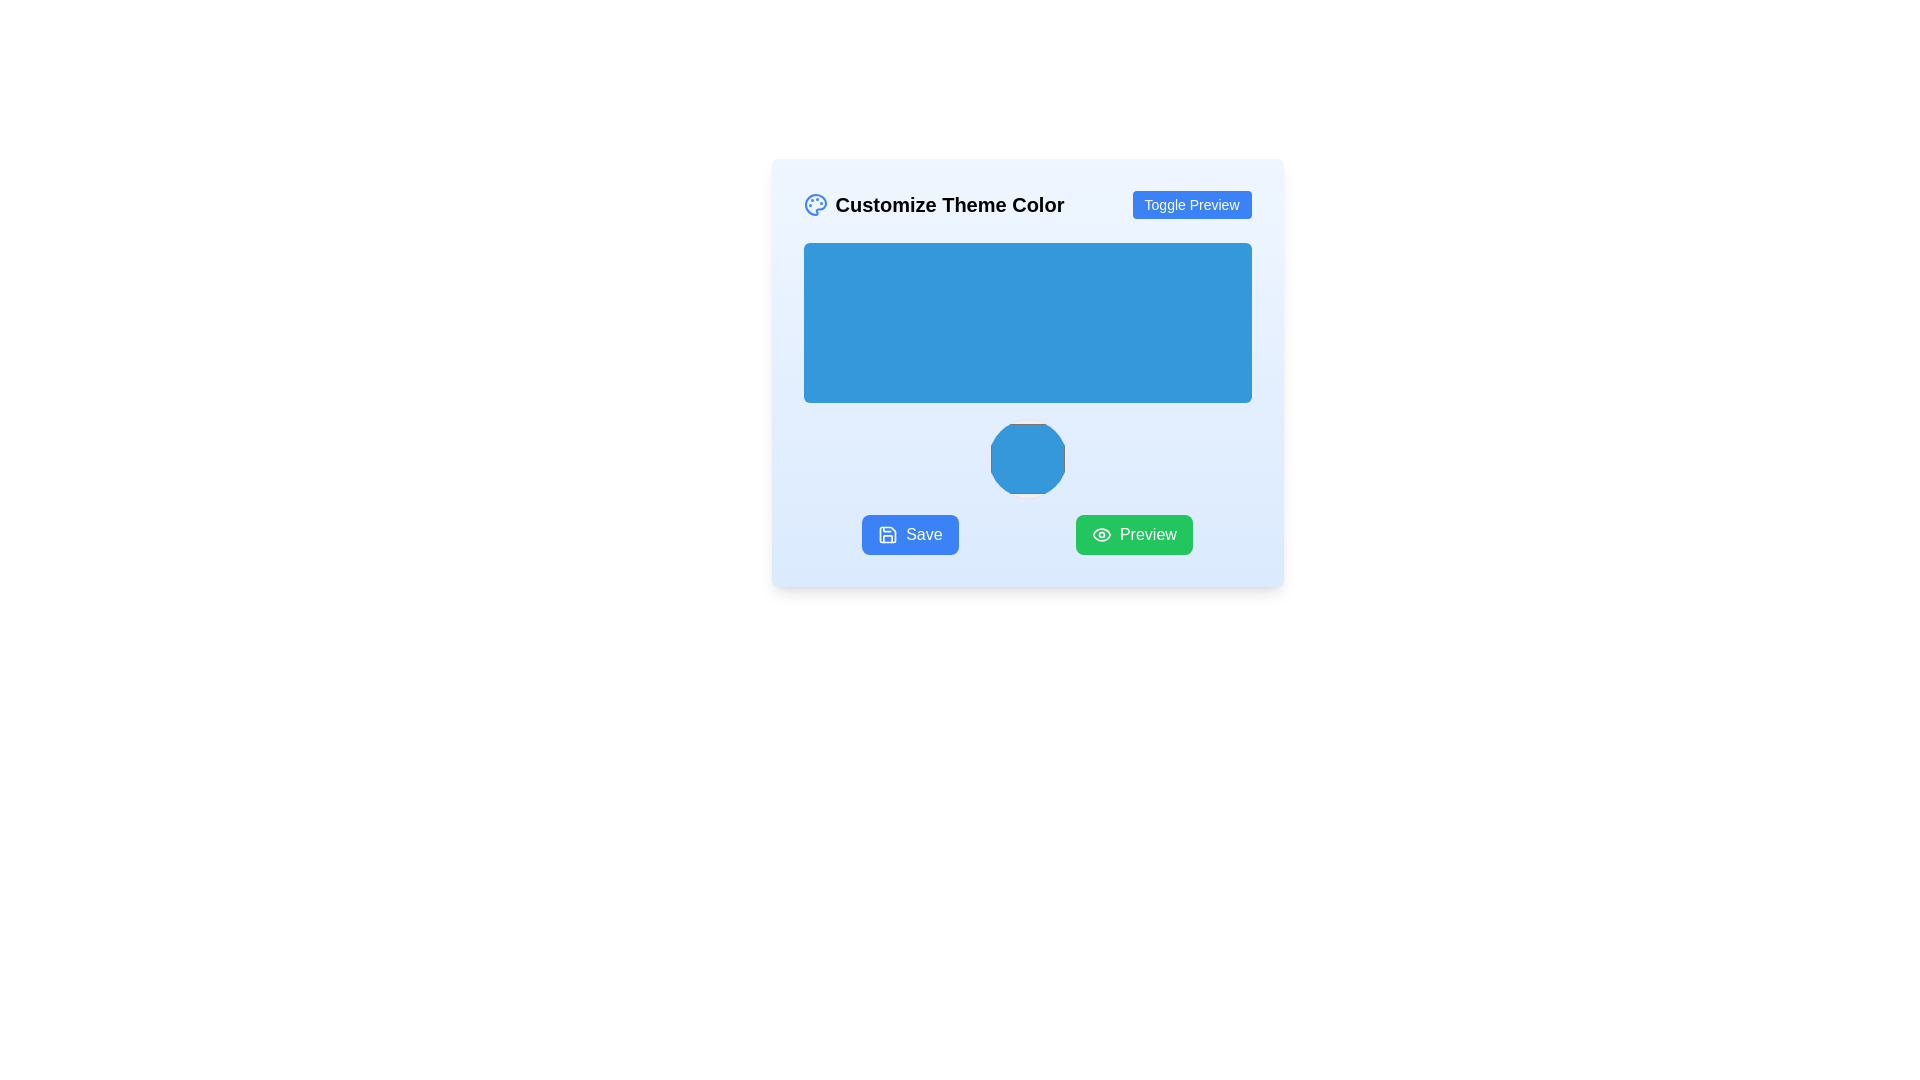 Image resolution: width=1920 pixels, height=1080 pixels. I want to click on the save icon, which is a small, outlined graphic of a floppy disk located to the left of the 'Save' button, so click(887, 534).